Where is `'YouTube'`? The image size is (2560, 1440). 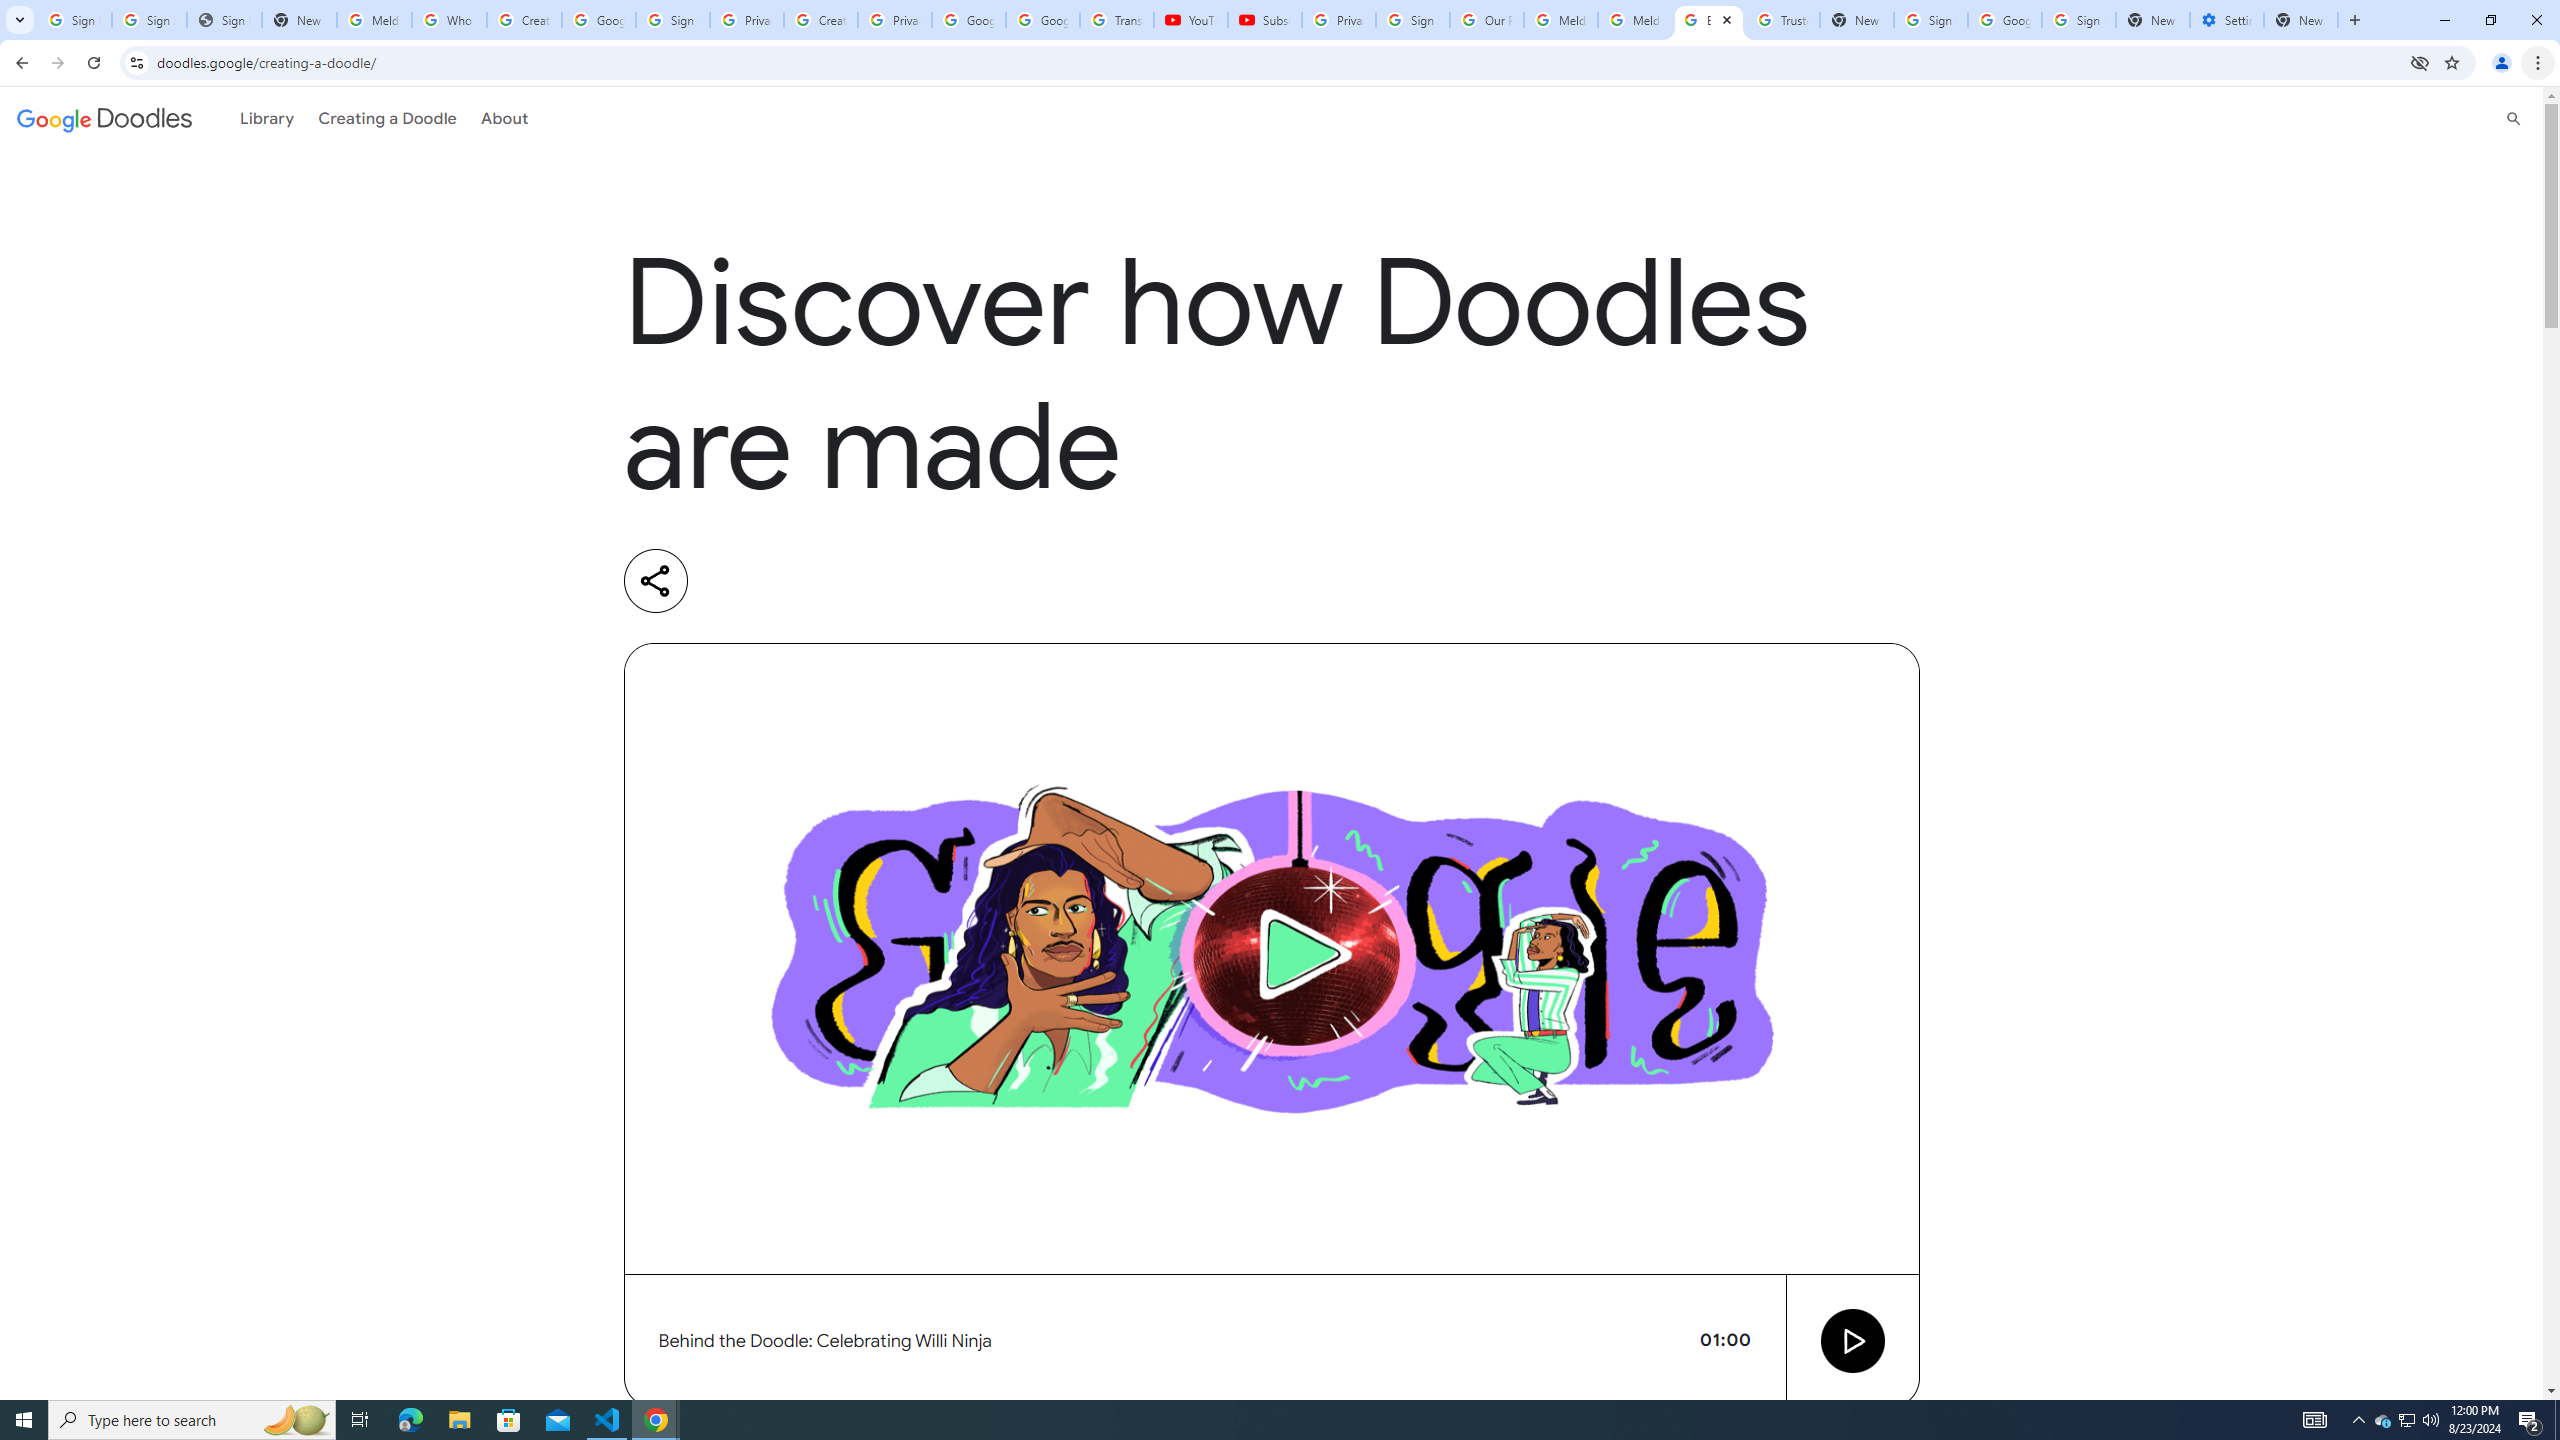
'YouTube' is located at coordinates (1190, 19).